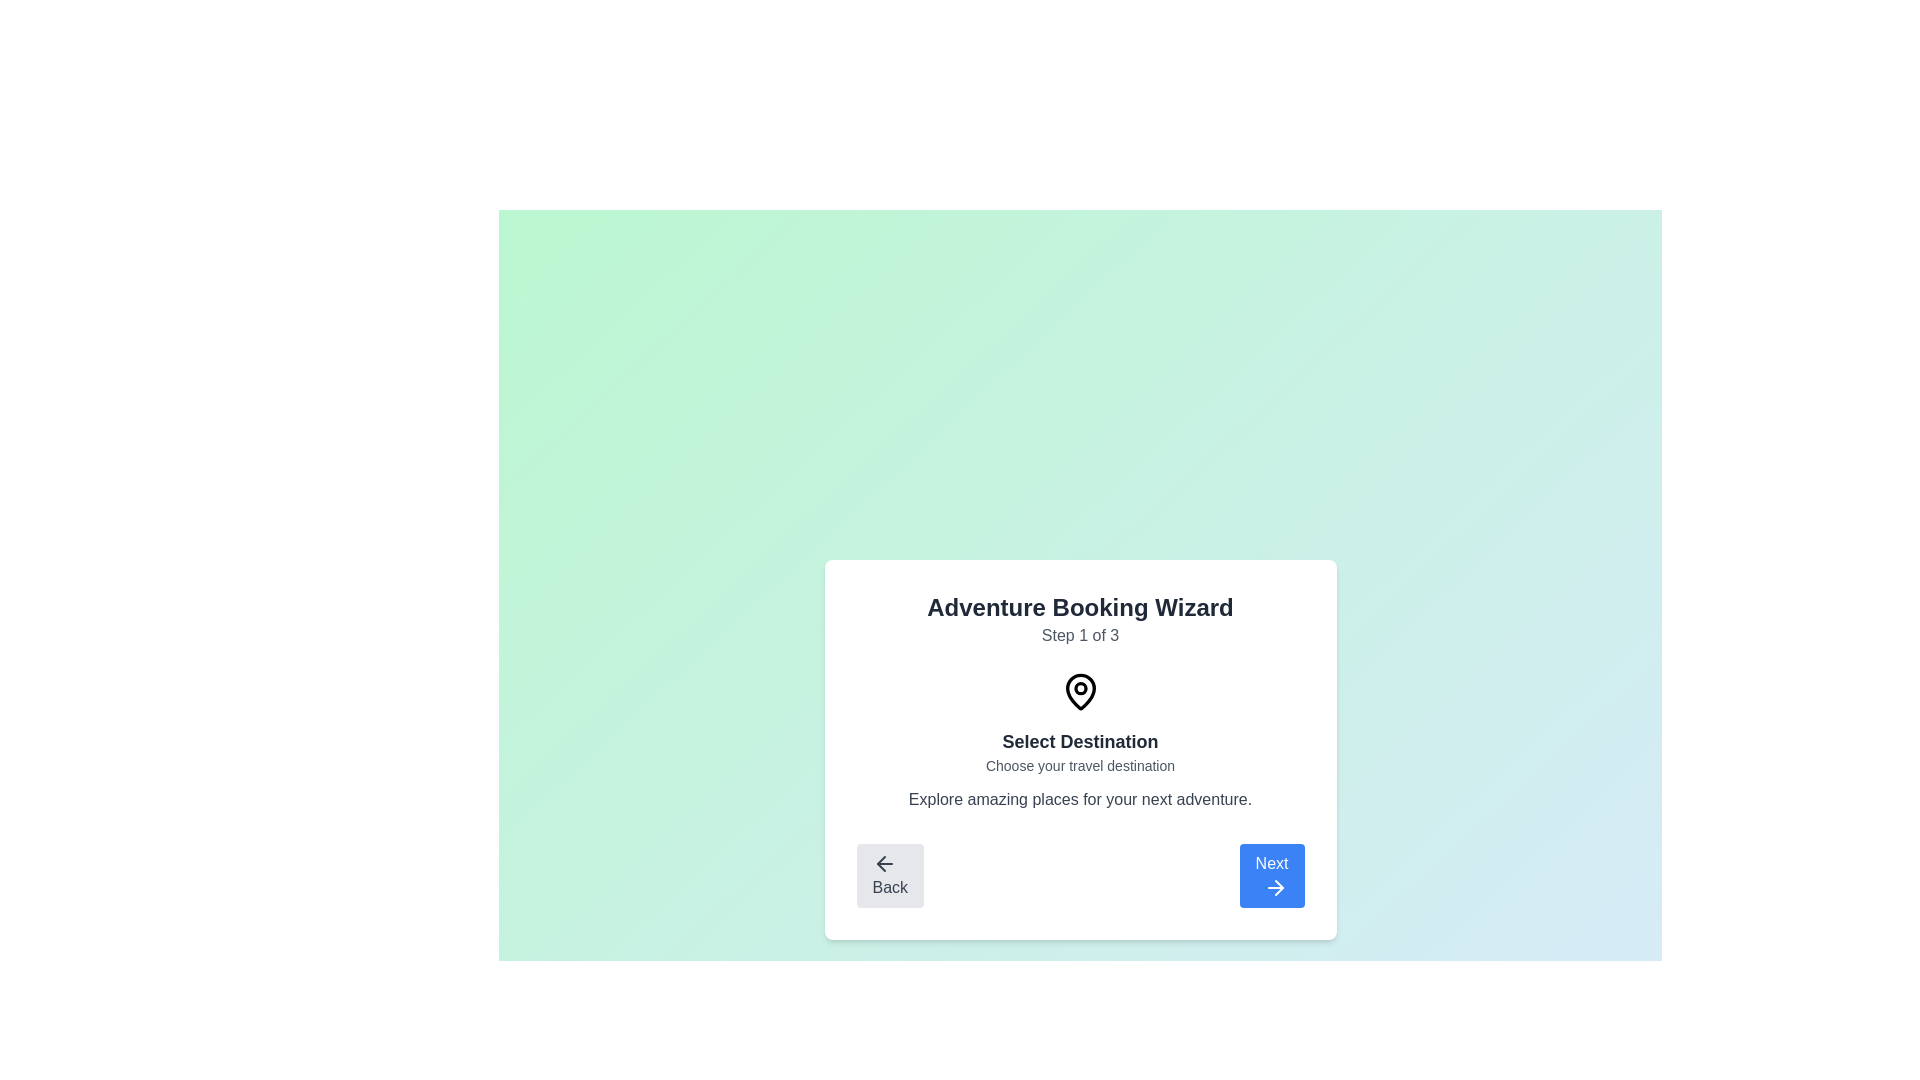 This screenshot has height=1080, width=1920. Describe the element at coordinates (1278, 886) in the screenshot. I see `the 'Next' button that contains the rightward-pointing arrow icon, located at the bottom-right corner of the step-by-step wizard interface` at that location.